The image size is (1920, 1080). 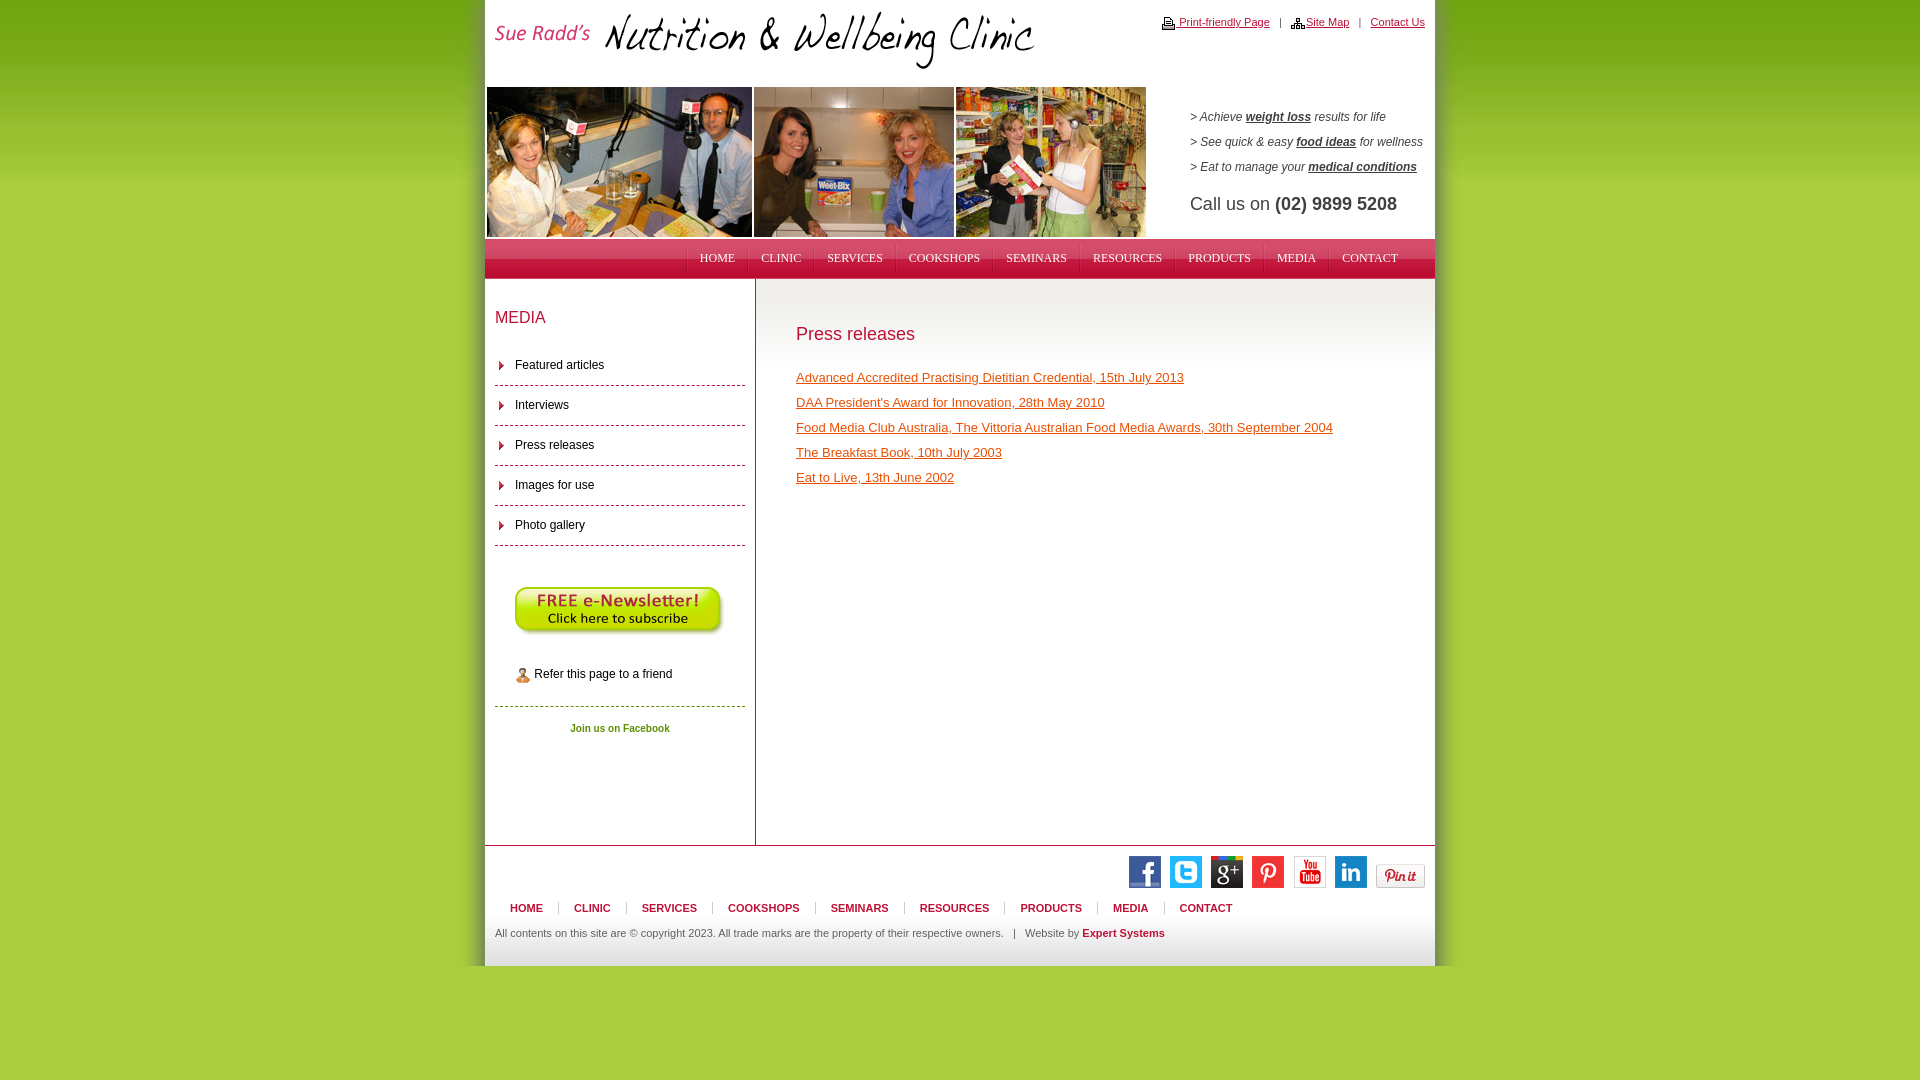 I want to click on 'HOME', so click(x=687, y=257).